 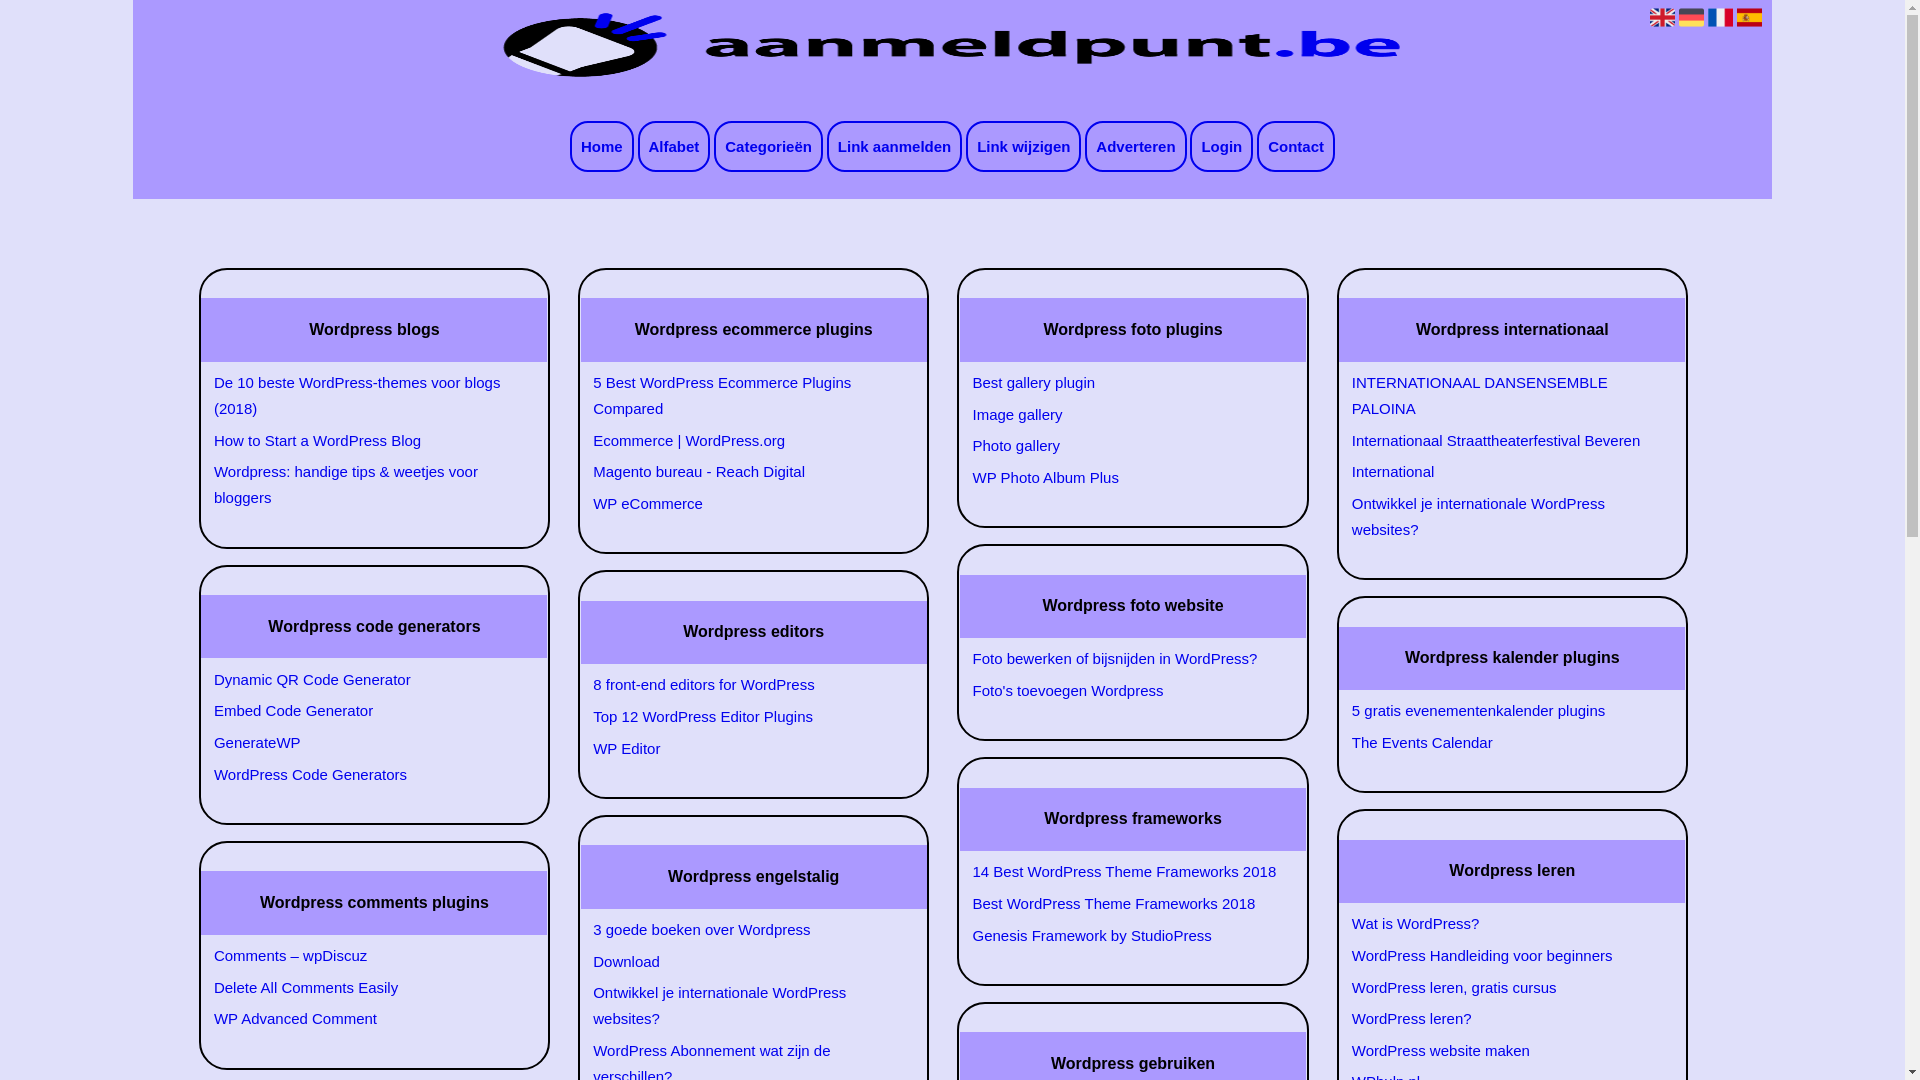 What do you see at coordinates (637, 145) in the screenshot?
I see `'Alfabet'` at bounding box center [637, 145].